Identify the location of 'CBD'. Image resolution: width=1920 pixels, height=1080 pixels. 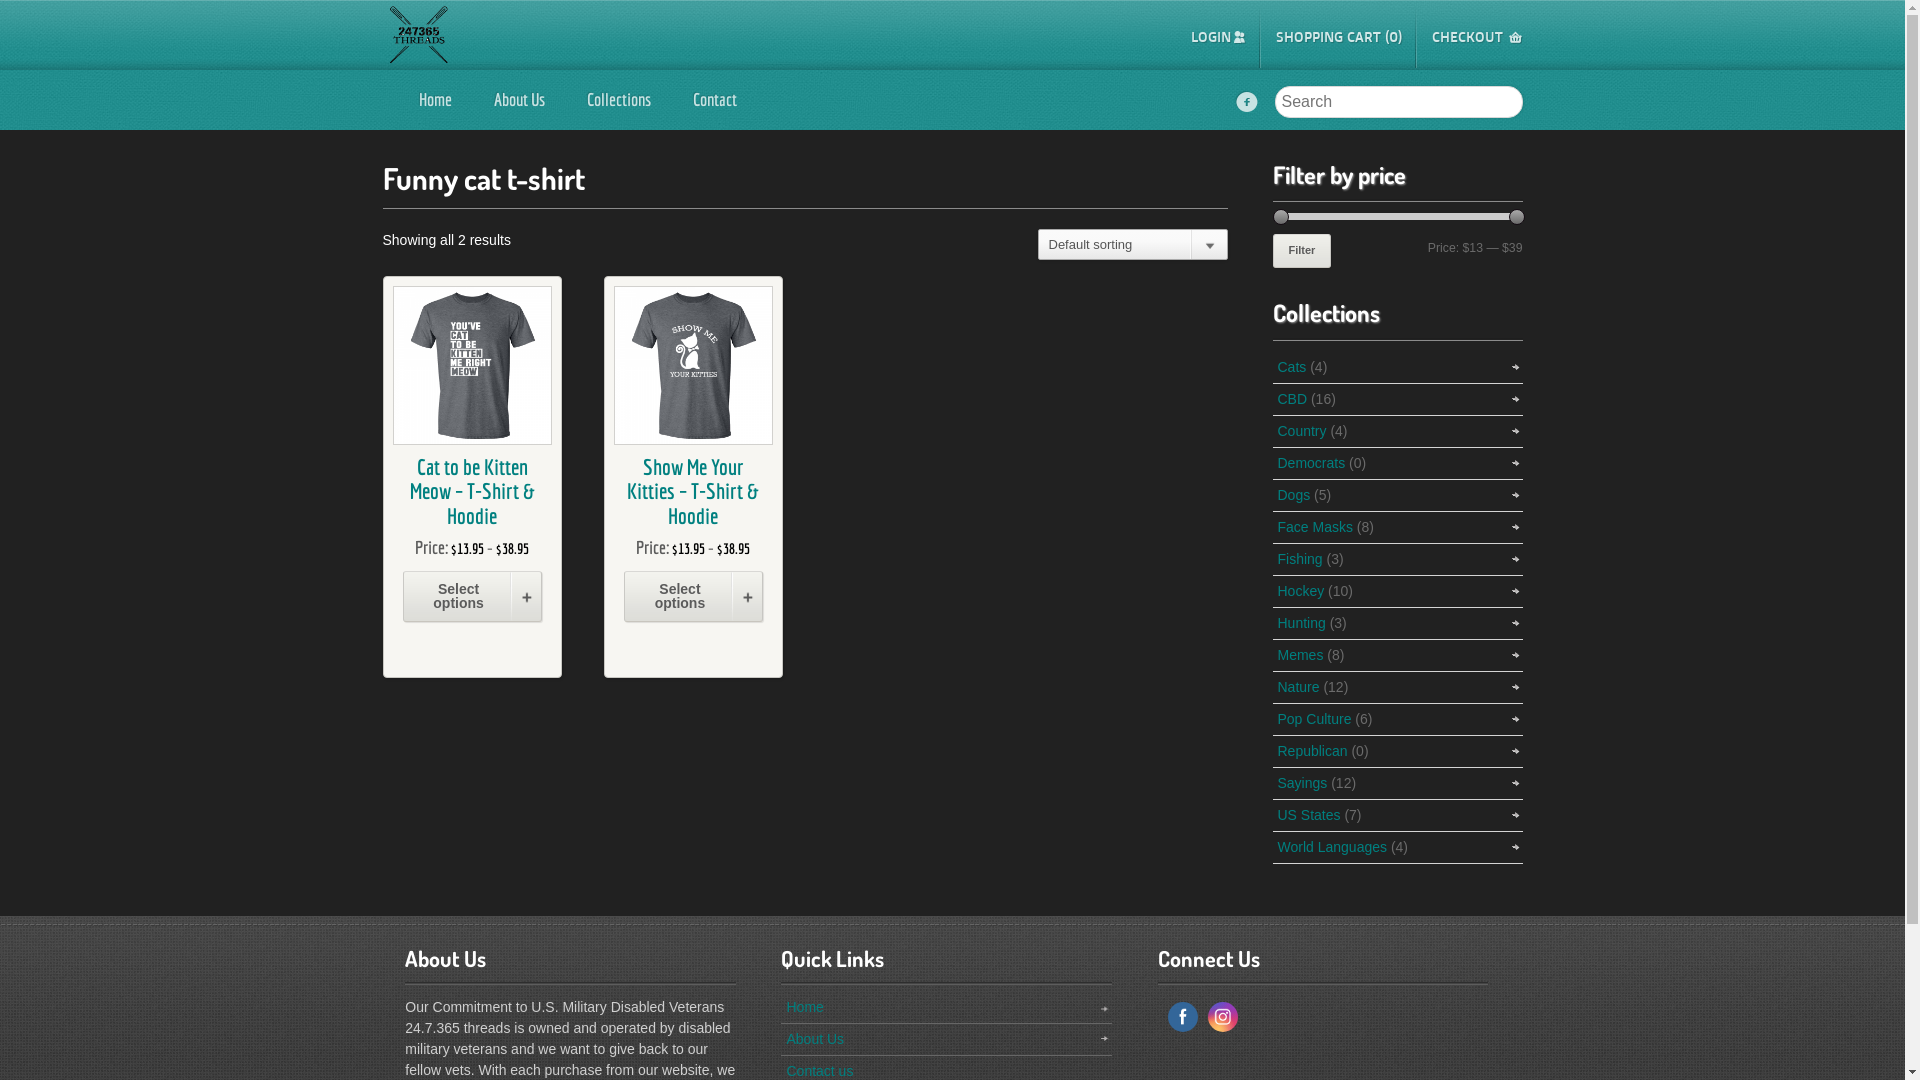
(1292, 398).